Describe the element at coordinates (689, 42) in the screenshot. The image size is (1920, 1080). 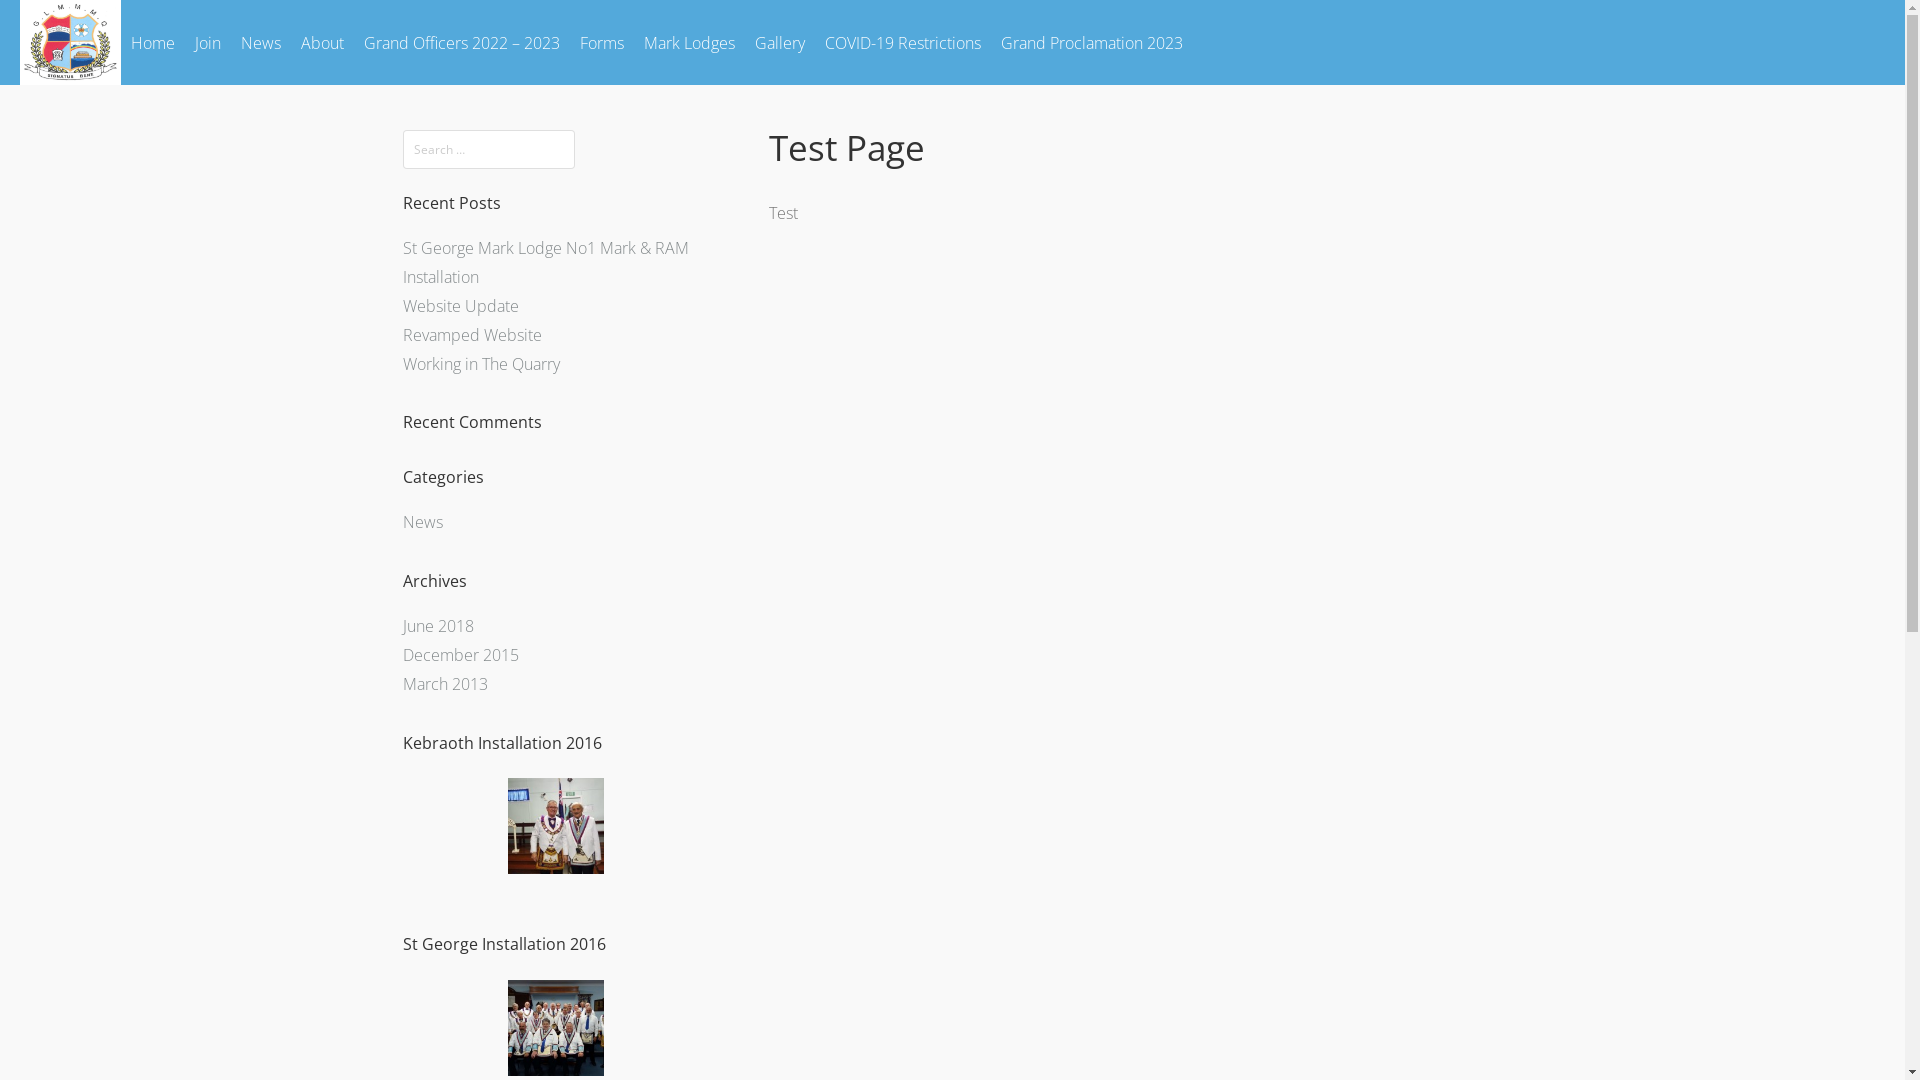
I see `'Mark Lodges'` at that location.